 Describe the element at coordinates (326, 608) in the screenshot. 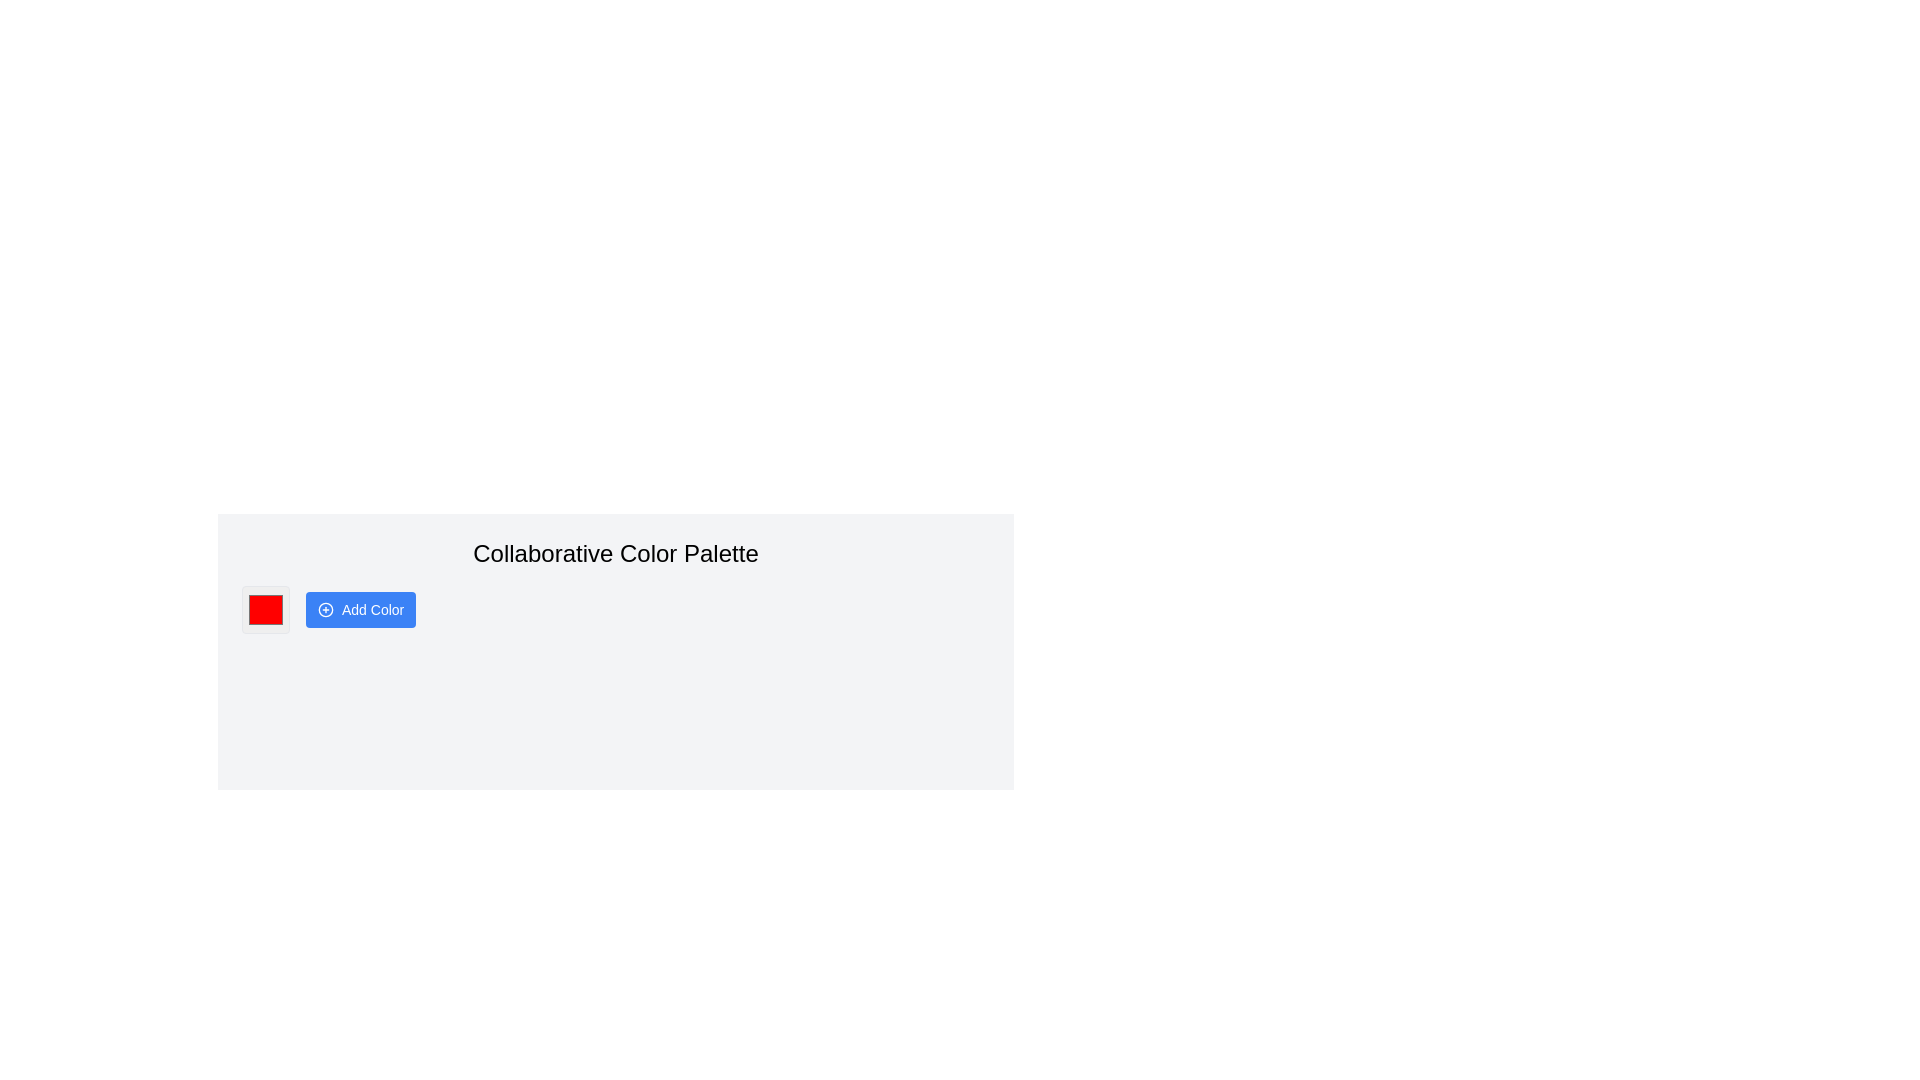

I see `the circular icon located to the immediate left of the 'Add Color' text label within the blue-colored button in the lower-left region of the interface` at that location.